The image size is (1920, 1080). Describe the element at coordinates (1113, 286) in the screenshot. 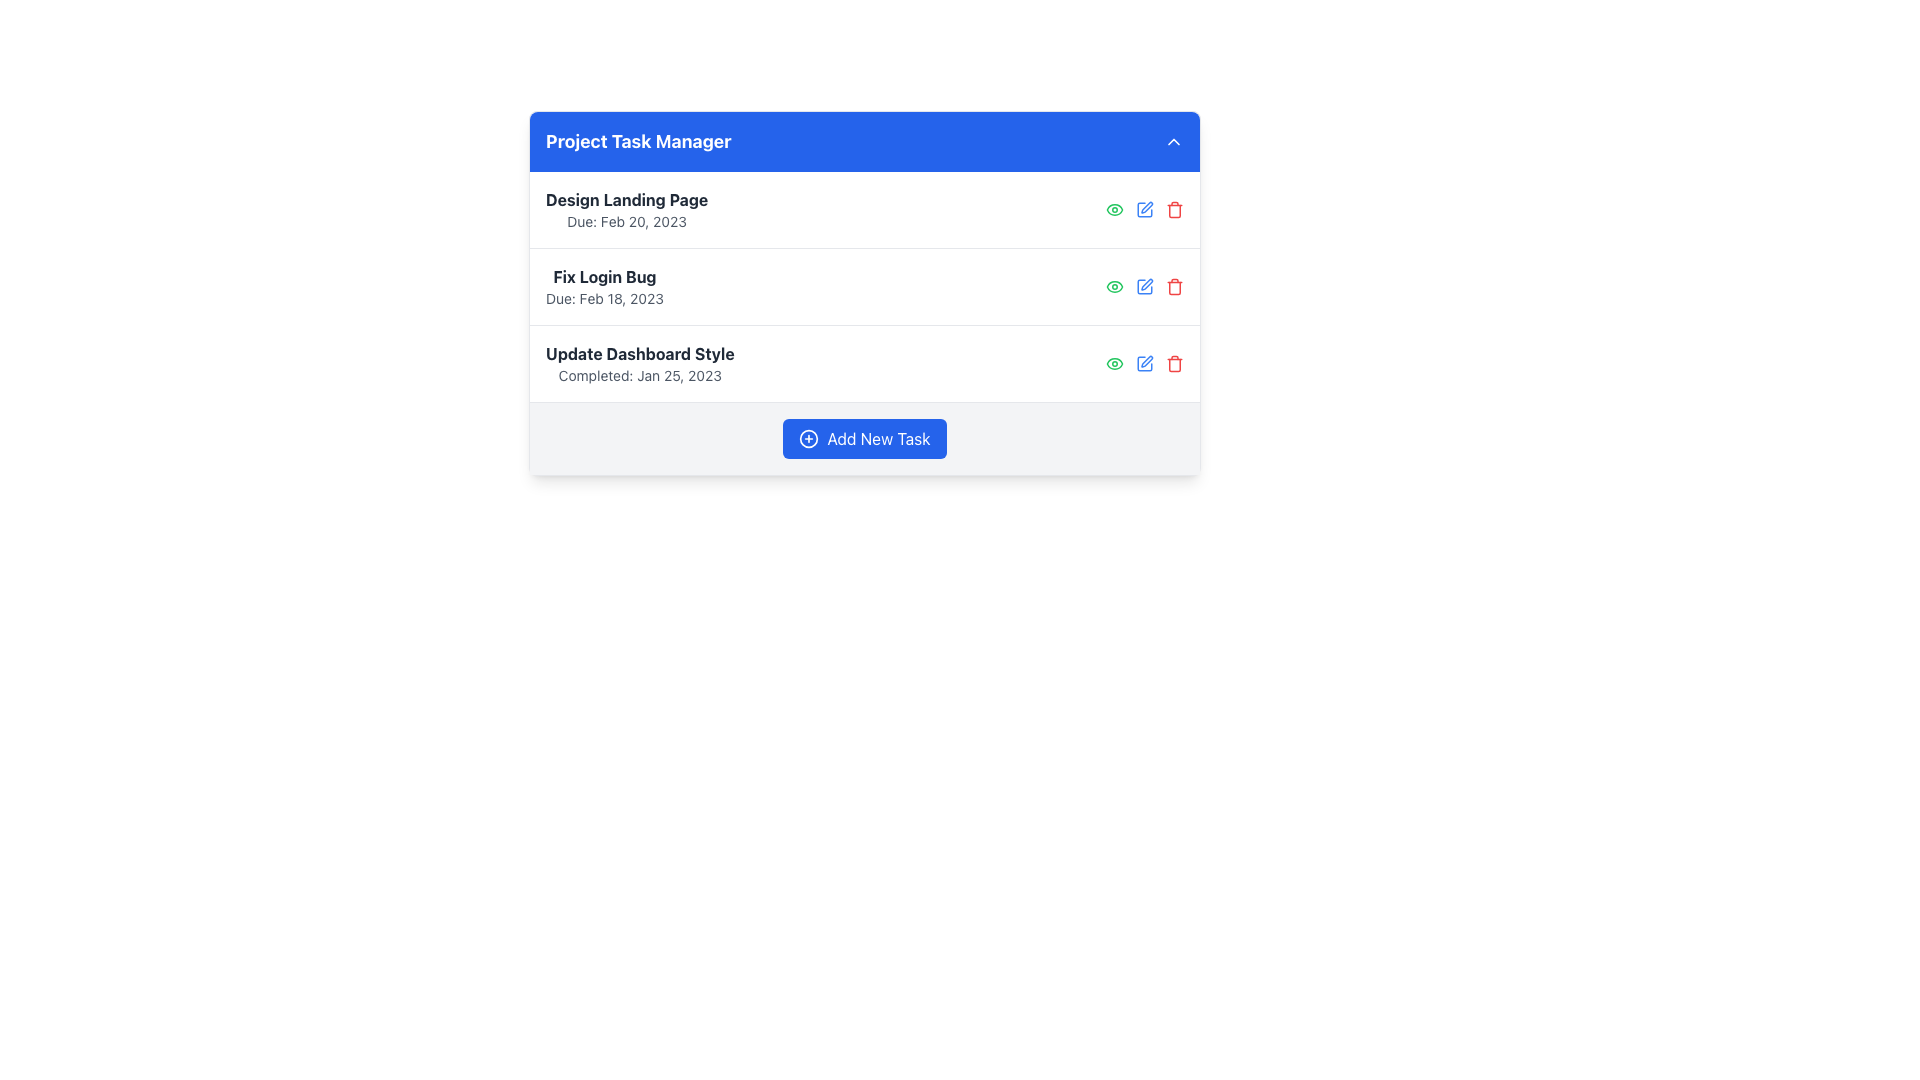

I see `the green eye-shaped icon located in the second row of the task list` at that location.